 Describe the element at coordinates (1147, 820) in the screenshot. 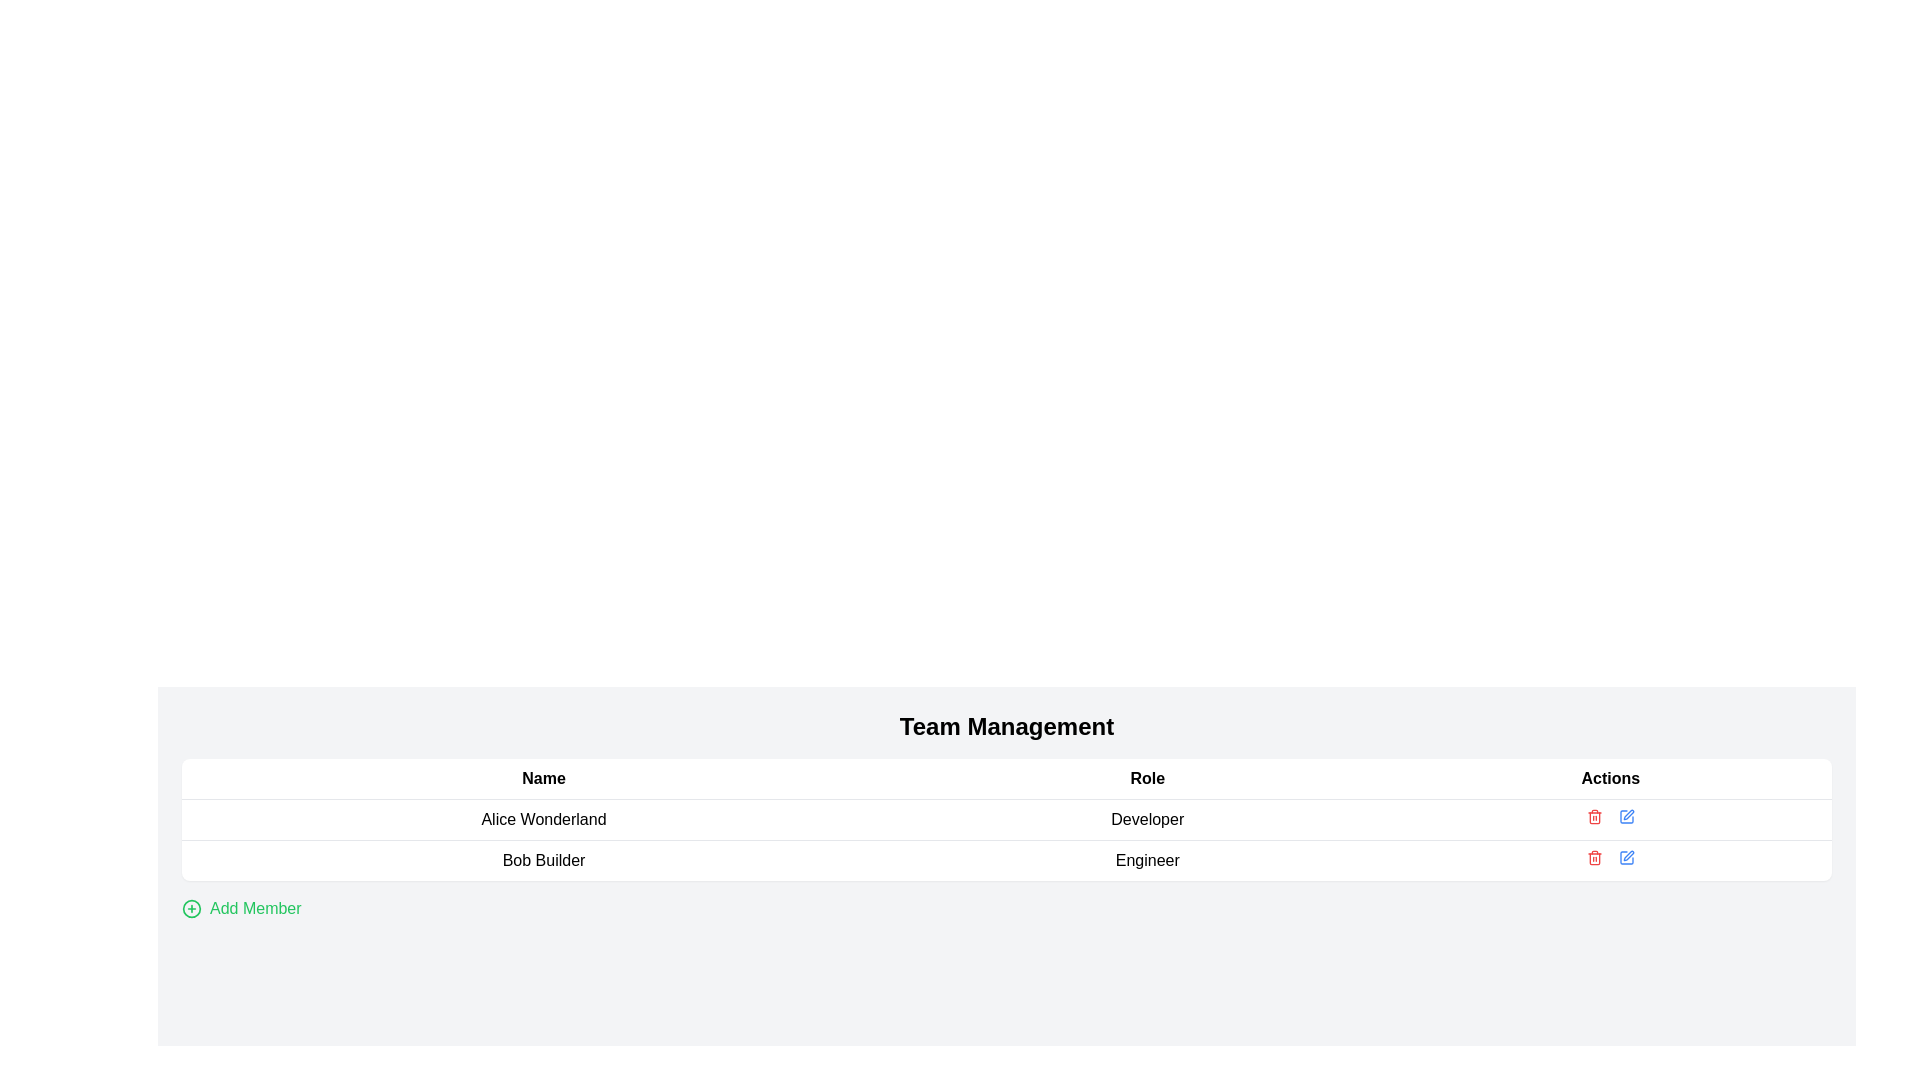

I see `text field displaying the role information 'Developer' for the person 'Alice Wonderland' located in the second row of the table under the 'Role' column` at that location.